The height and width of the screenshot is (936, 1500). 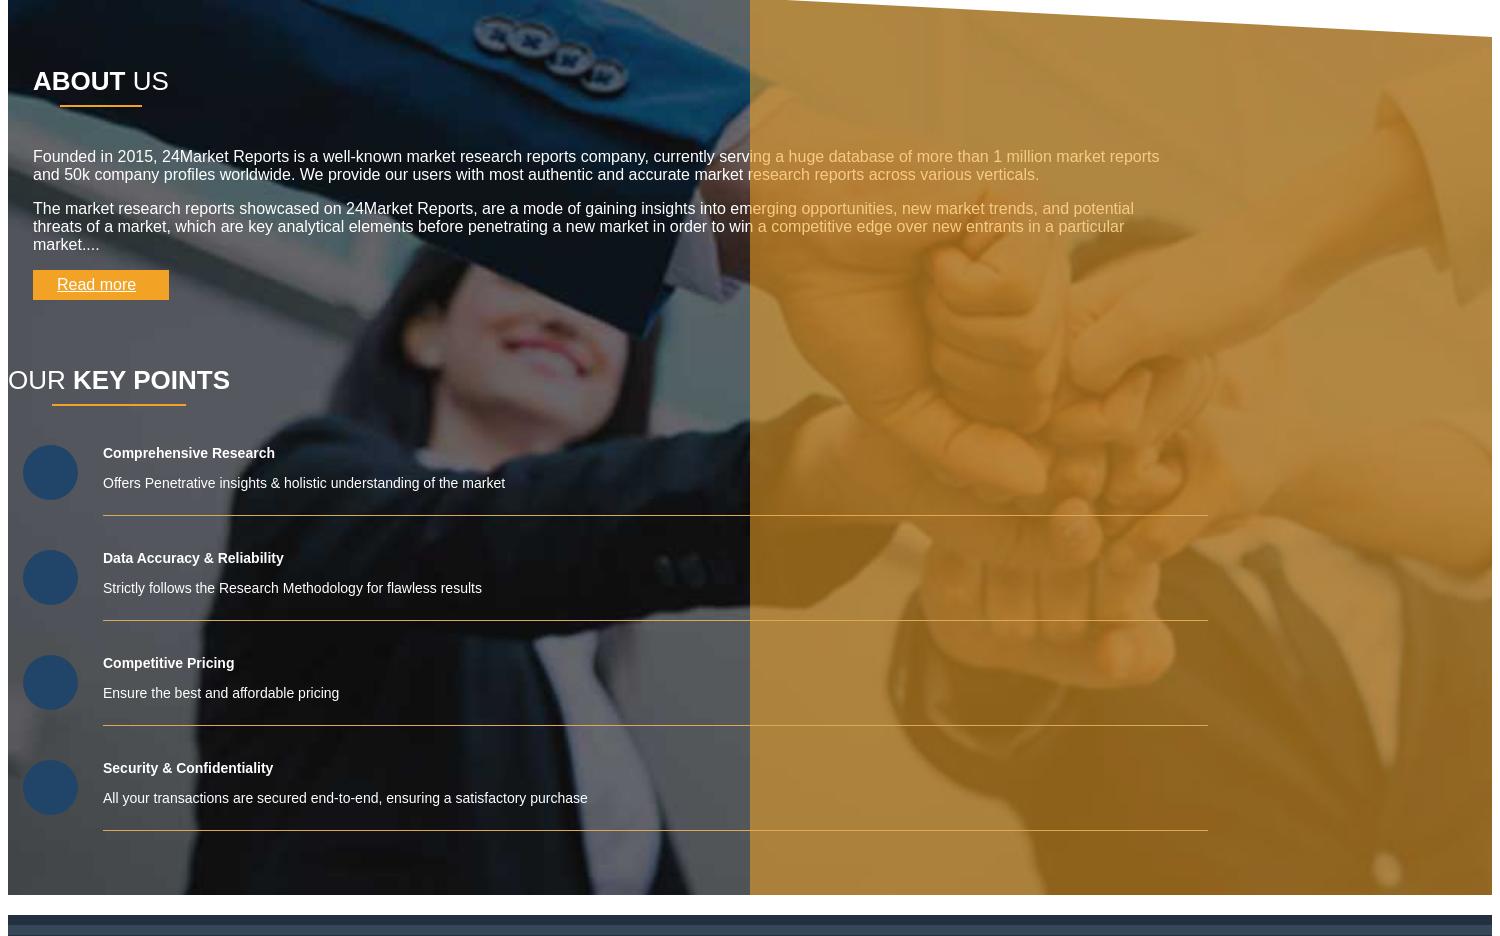 I want to click on 'Competitive Pricing', so click(x=168, y=661).